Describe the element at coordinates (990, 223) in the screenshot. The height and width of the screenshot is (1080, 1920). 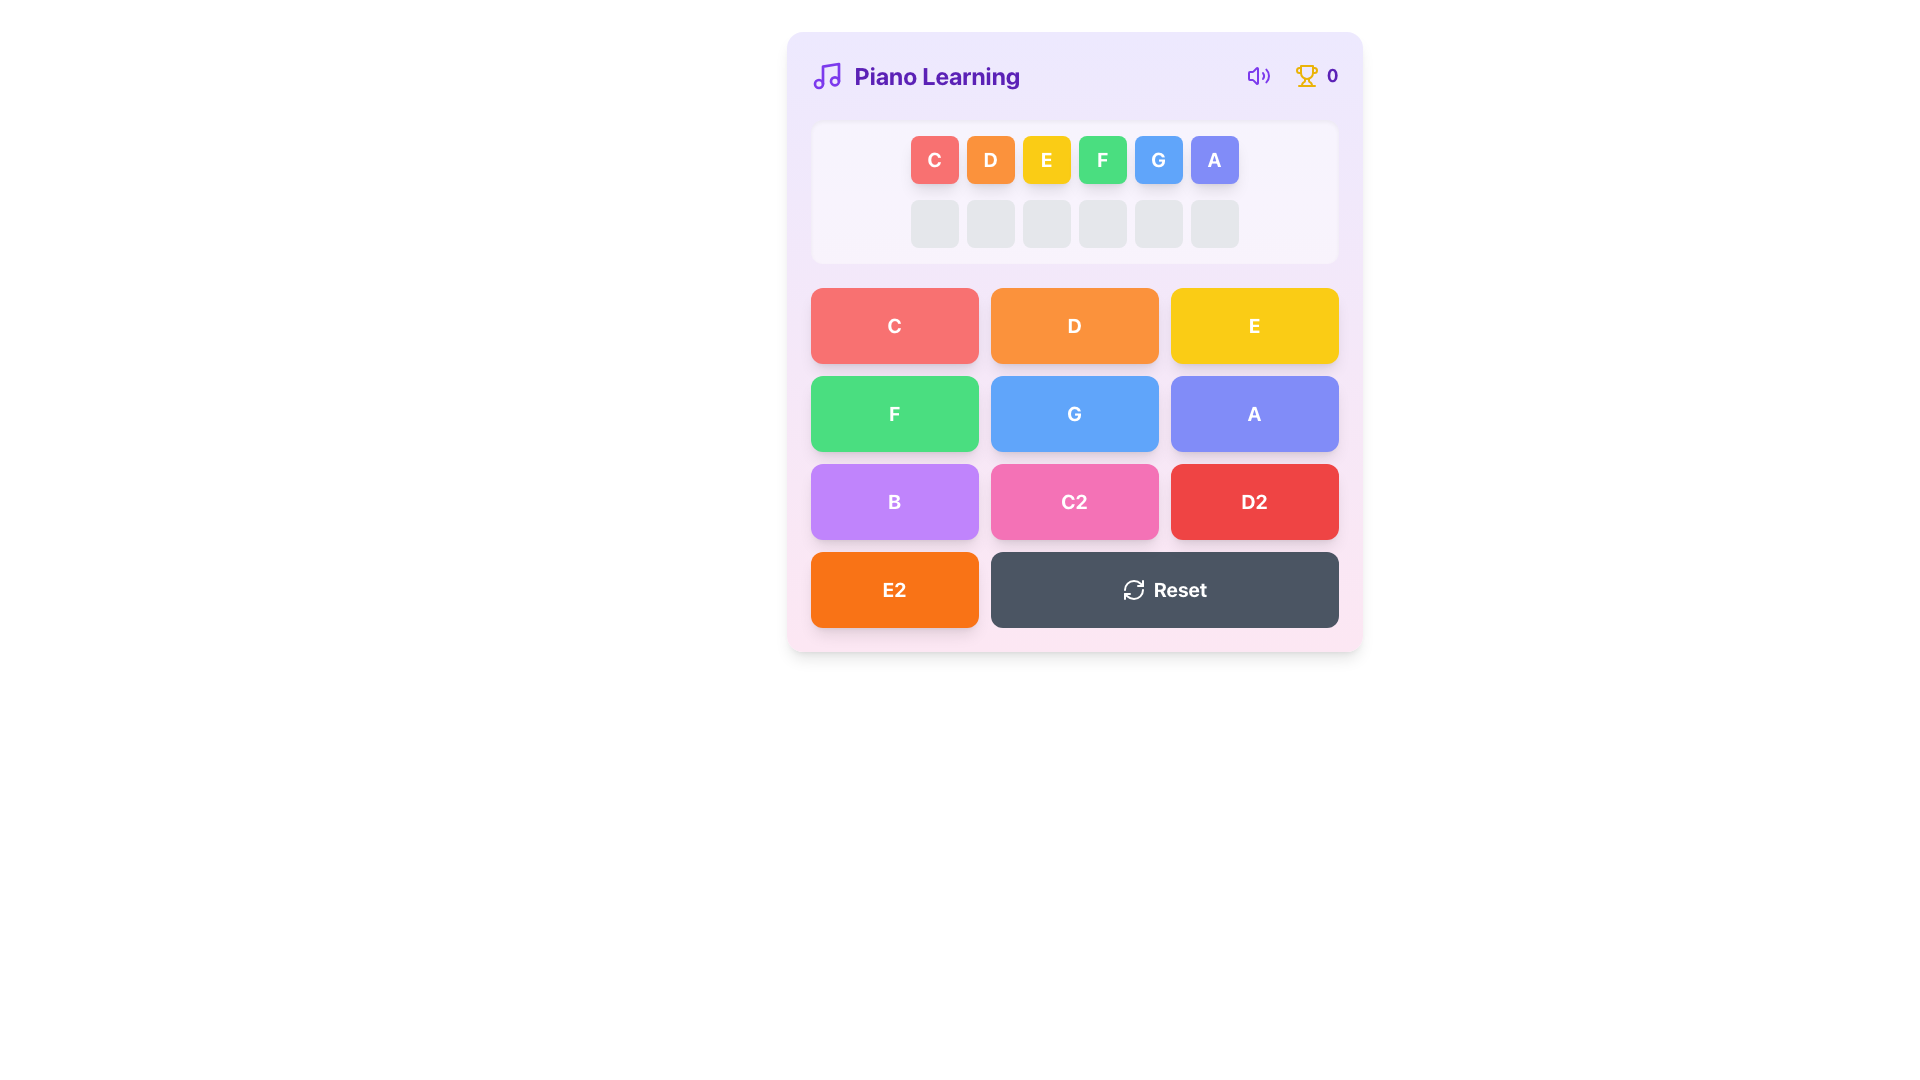
I see `the second inactive or placeholder button in a horizontal row of six squares, located centrally at the top section of the interface` at that location.